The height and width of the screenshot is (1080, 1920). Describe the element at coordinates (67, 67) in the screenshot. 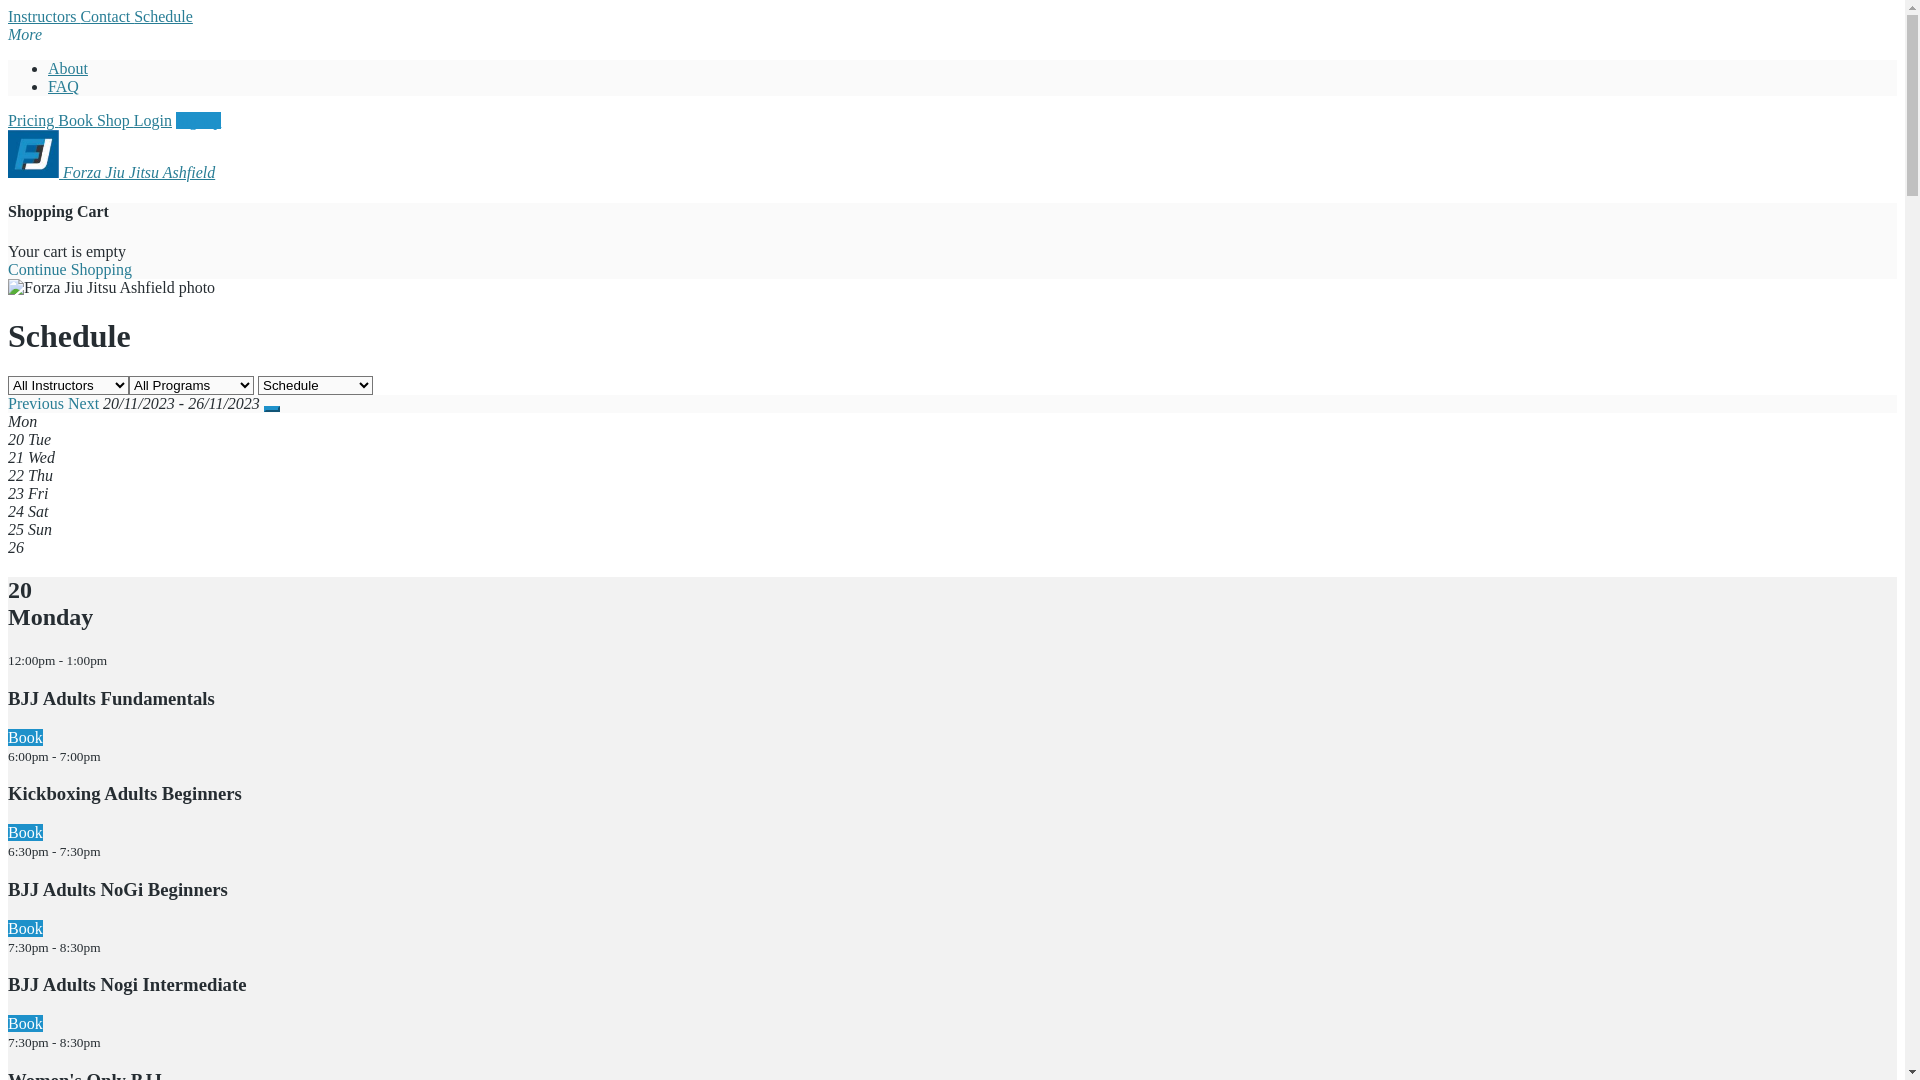

I see `'About'` at that location.